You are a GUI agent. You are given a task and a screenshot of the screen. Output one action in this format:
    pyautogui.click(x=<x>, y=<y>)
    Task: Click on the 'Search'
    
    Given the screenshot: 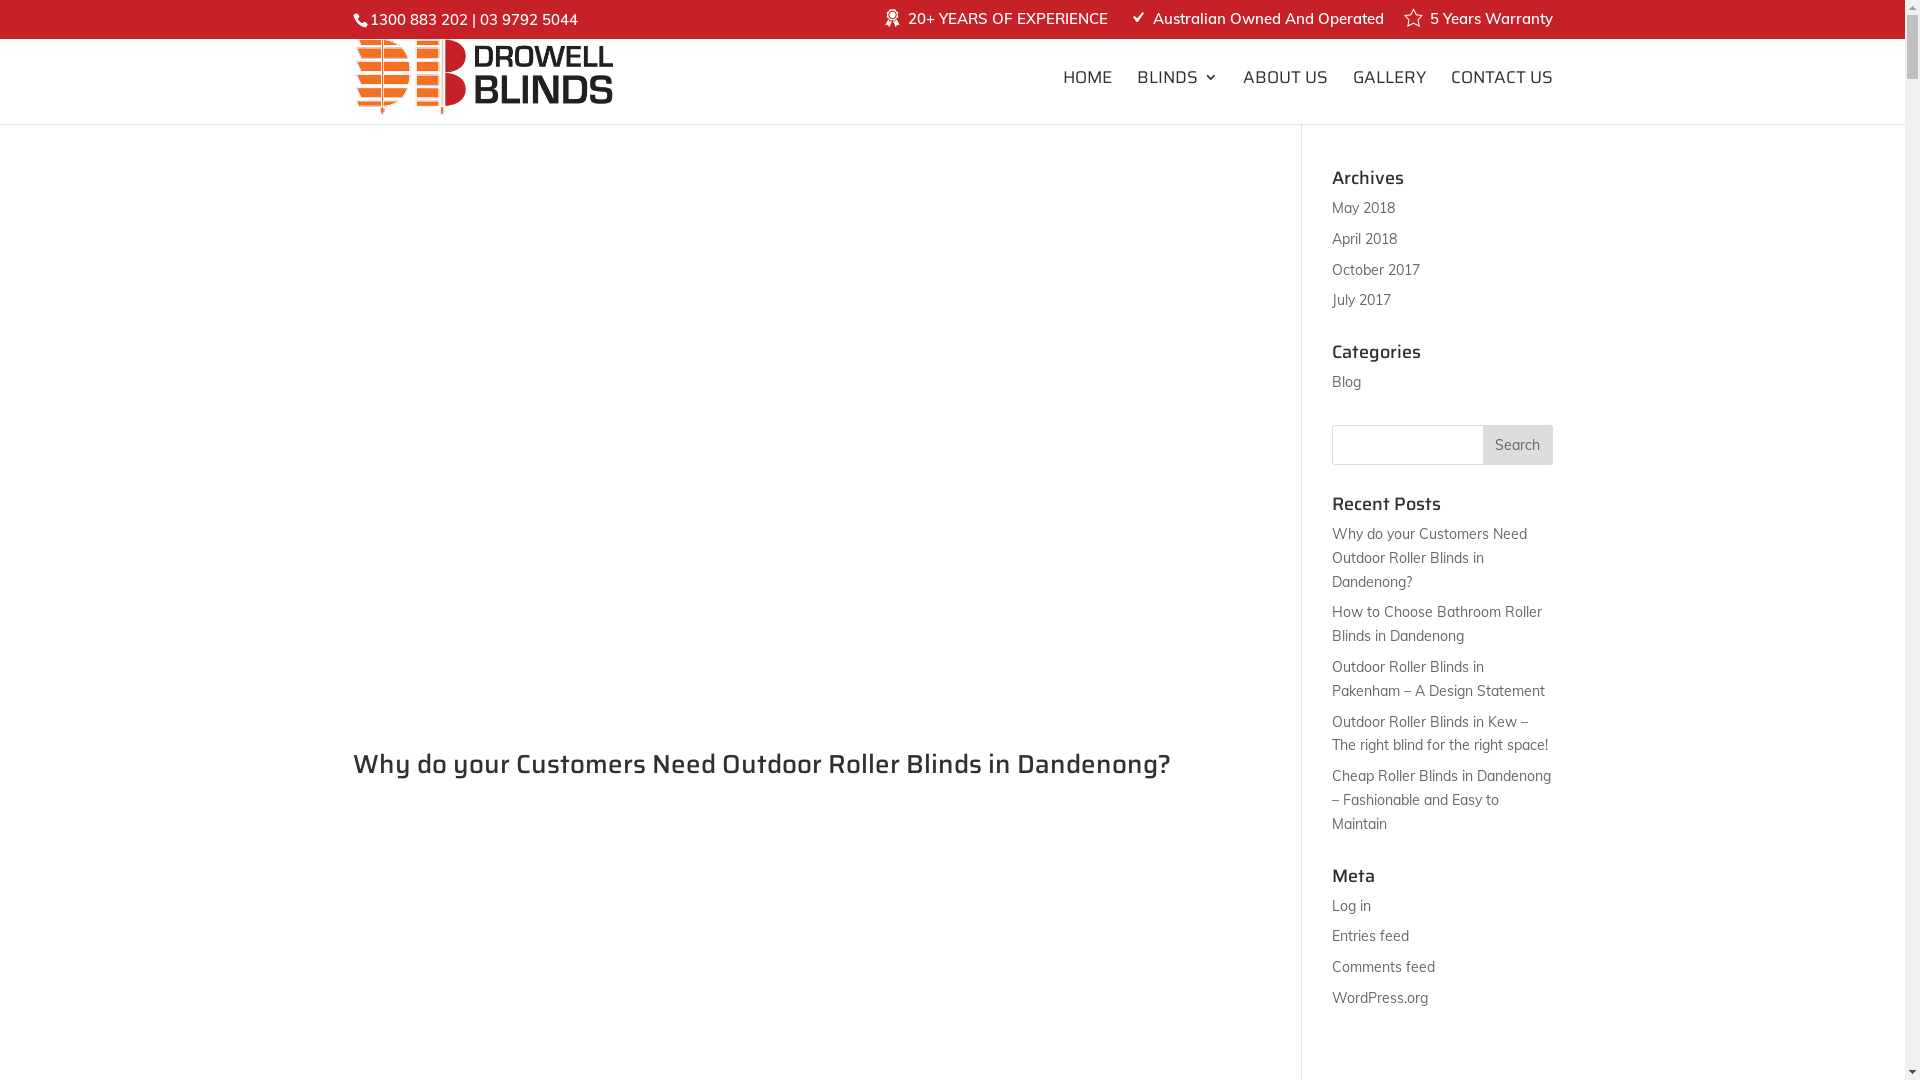 What is the action you would take?
    pyautogui.click(x=1482, y=443)
    